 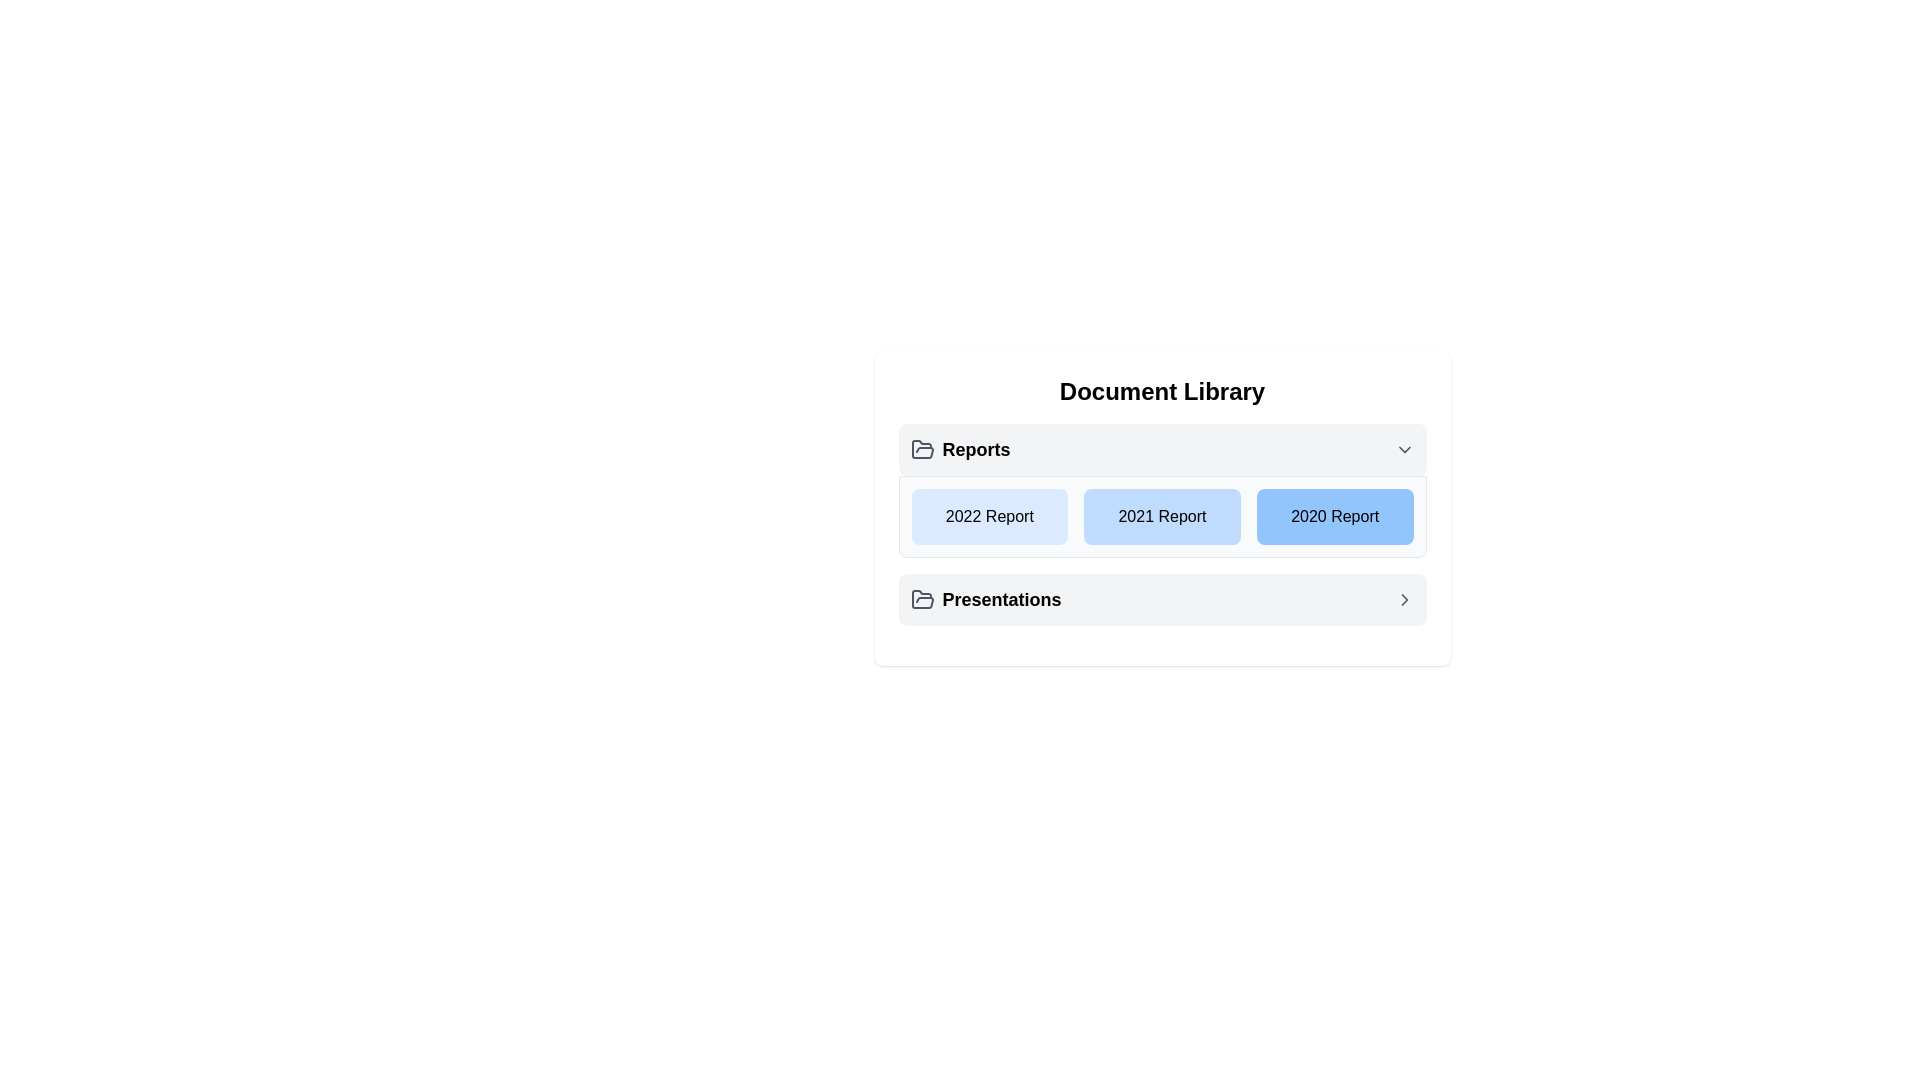 I want to click on the static label displaying '2022 Report' in the Reports section of the Document Library interface, so click(x=989, y=515).